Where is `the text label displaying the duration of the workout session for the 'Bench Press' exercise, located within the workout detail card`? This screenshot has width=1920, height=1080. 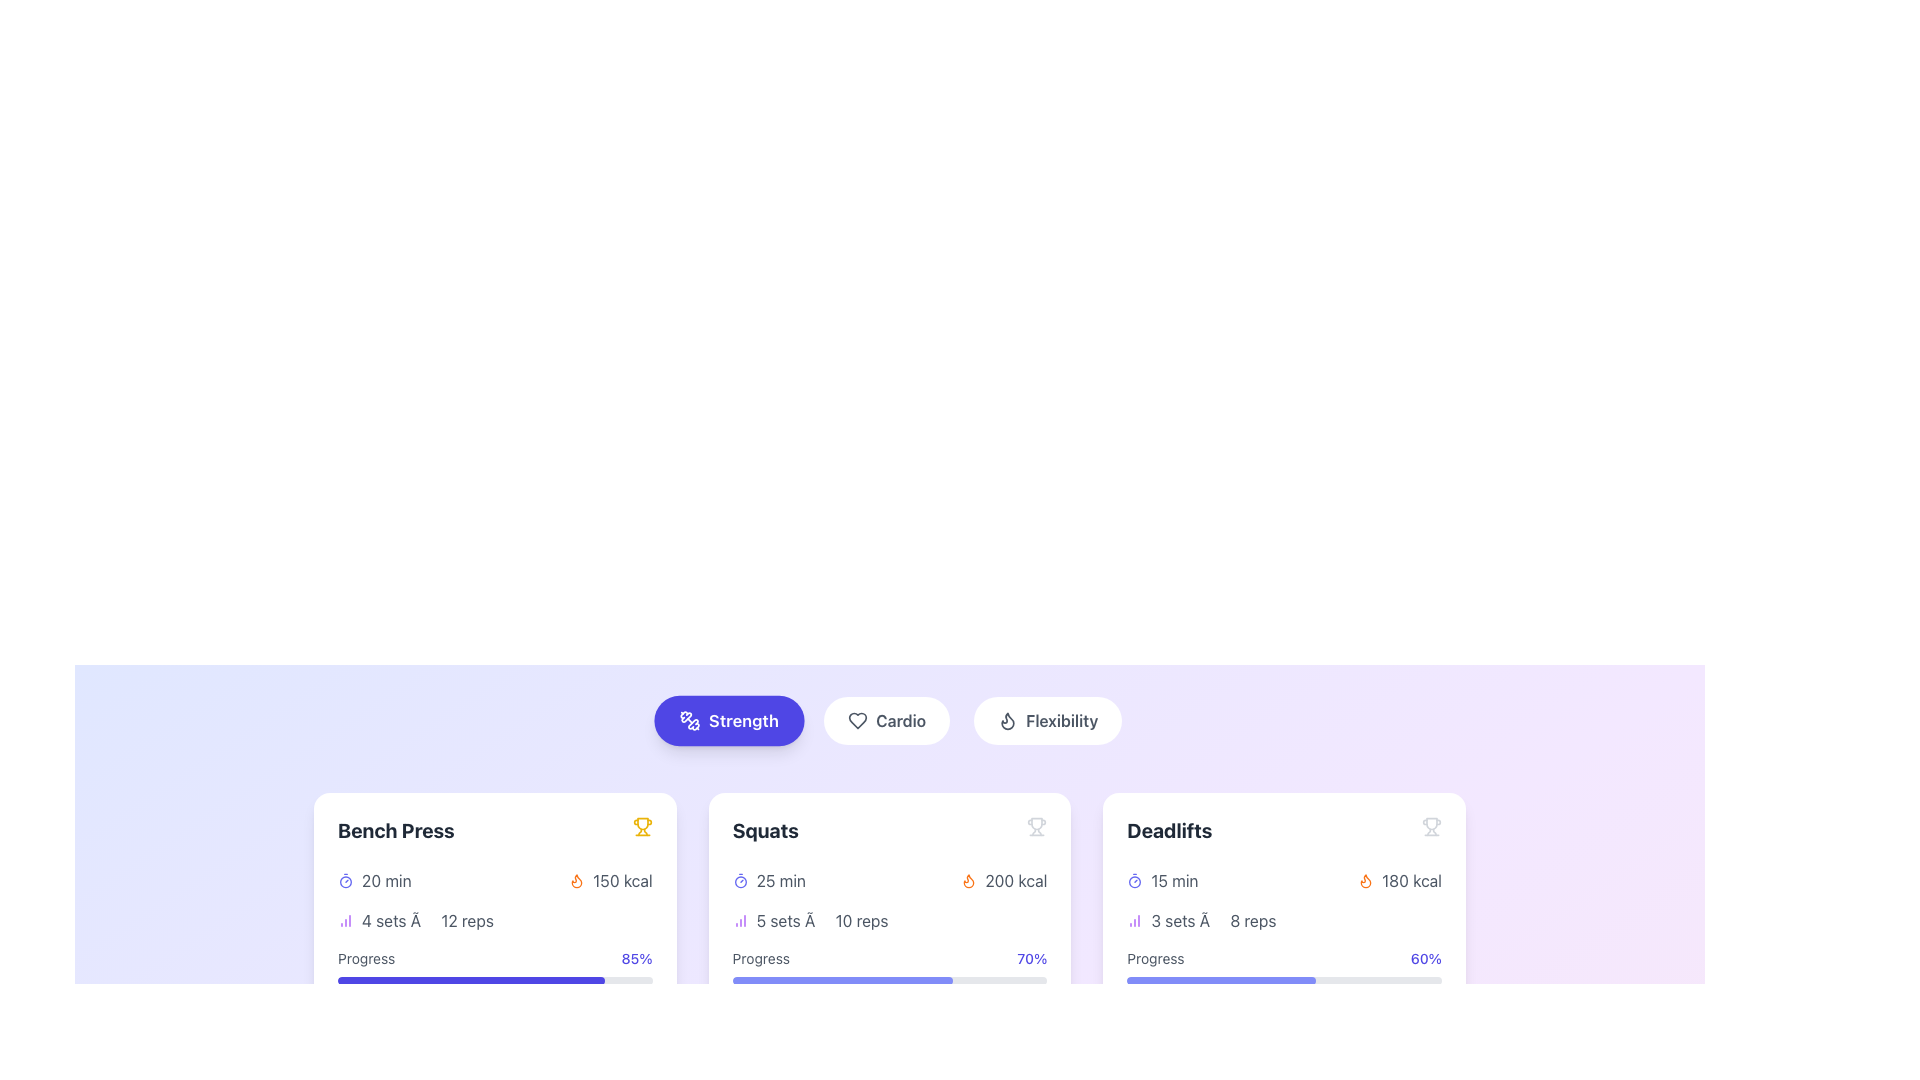 the text label displaying the duration of the workout session for the 'Bench Press' exercise, located within the workout detail card is located at coordinates (386, 879).